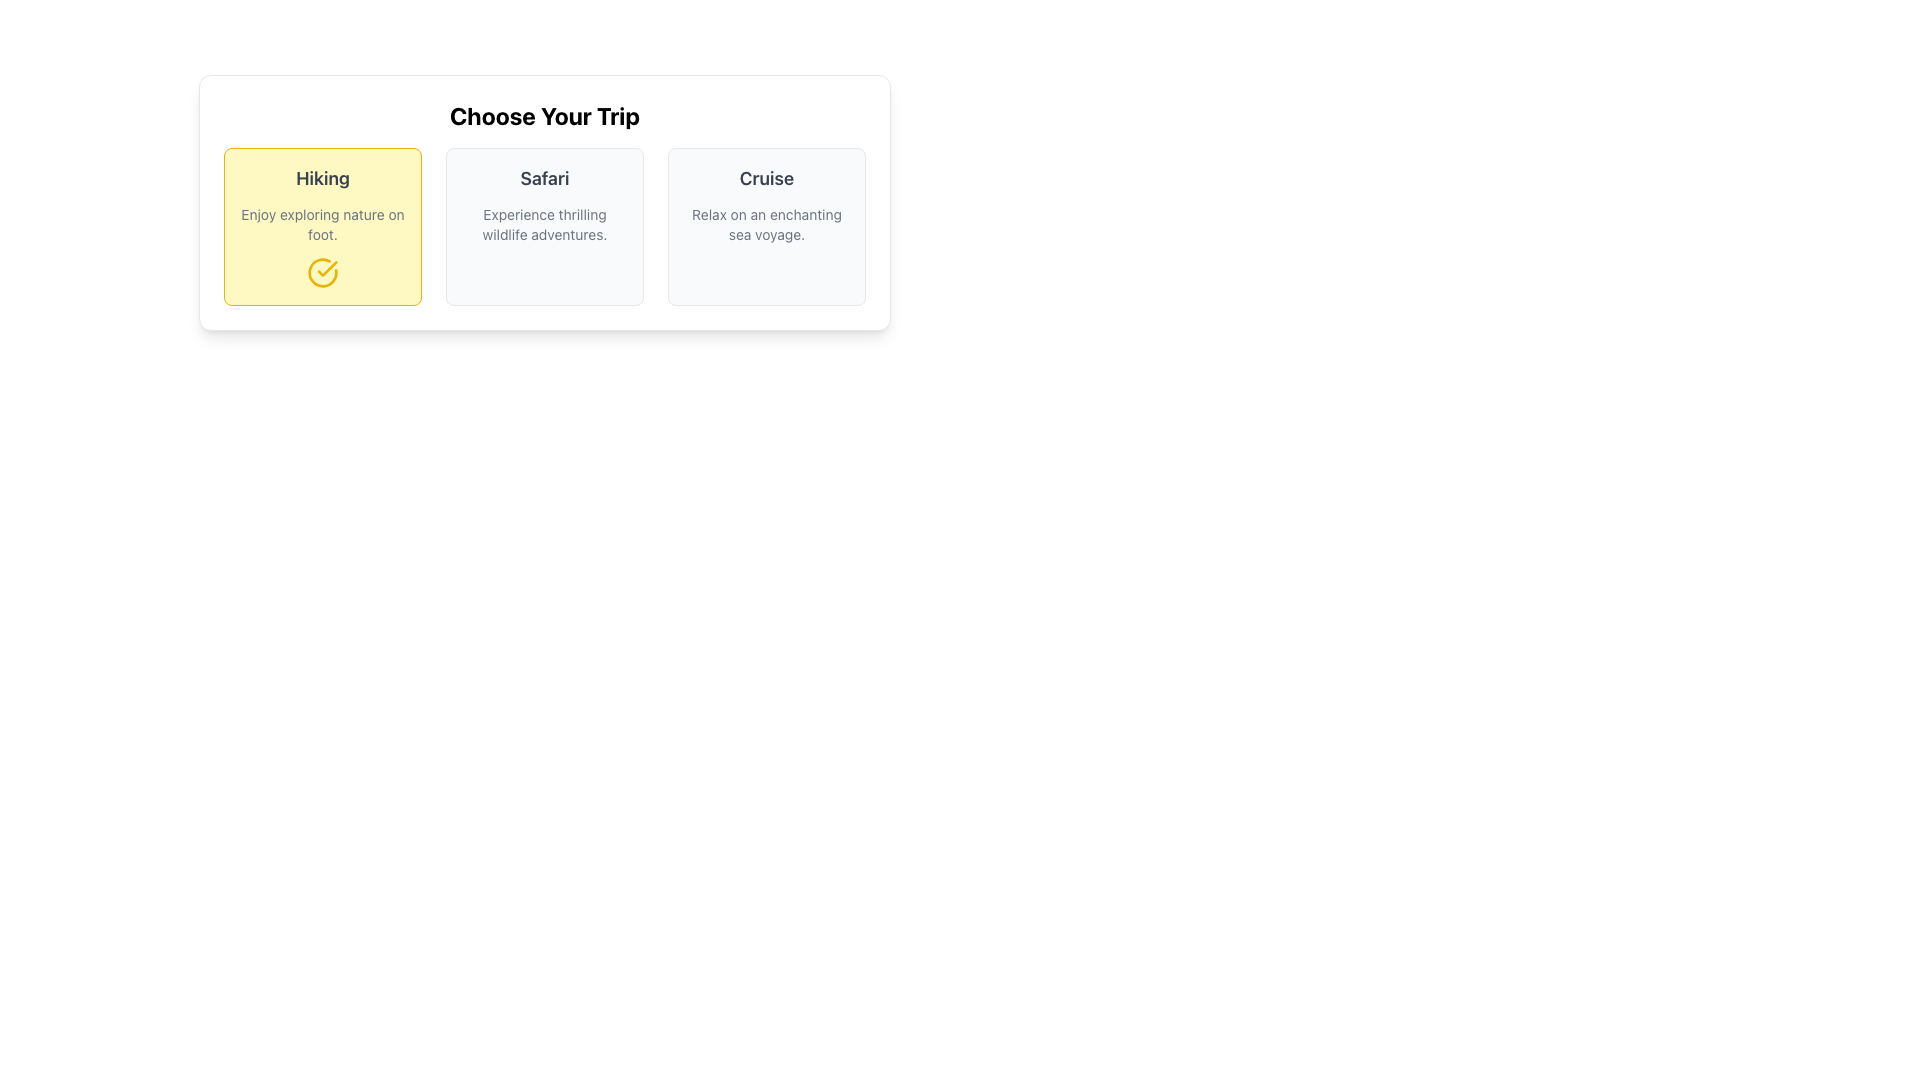 This screenshot has height=1080, width=1920. What do you see at coordinates (322, 273) in the screenshot?
I see `the confirmation icon located at the bottom-right of the 'Hiking' card, beneath the text block` at bounding box center [322, 273].